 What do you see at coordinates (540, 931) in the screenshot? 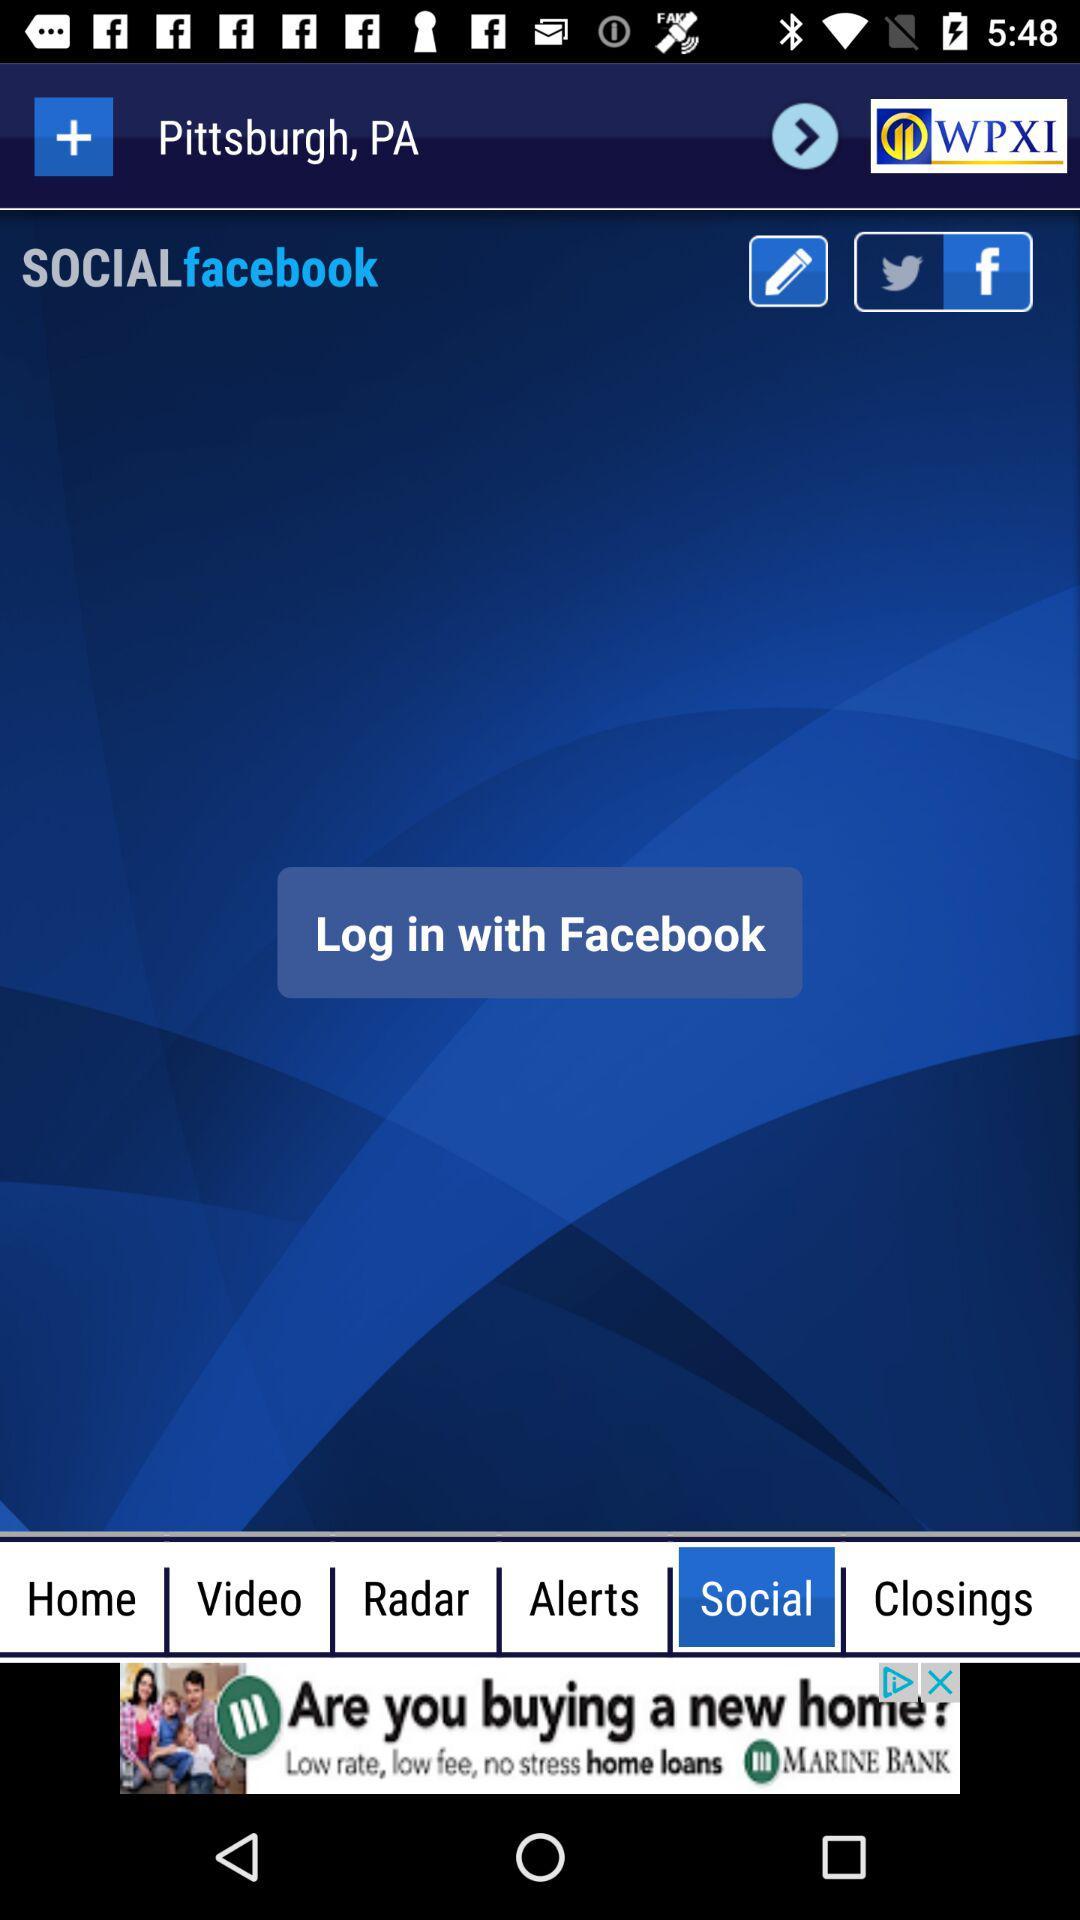
I see `screen page` at bounding box center [540, 931].